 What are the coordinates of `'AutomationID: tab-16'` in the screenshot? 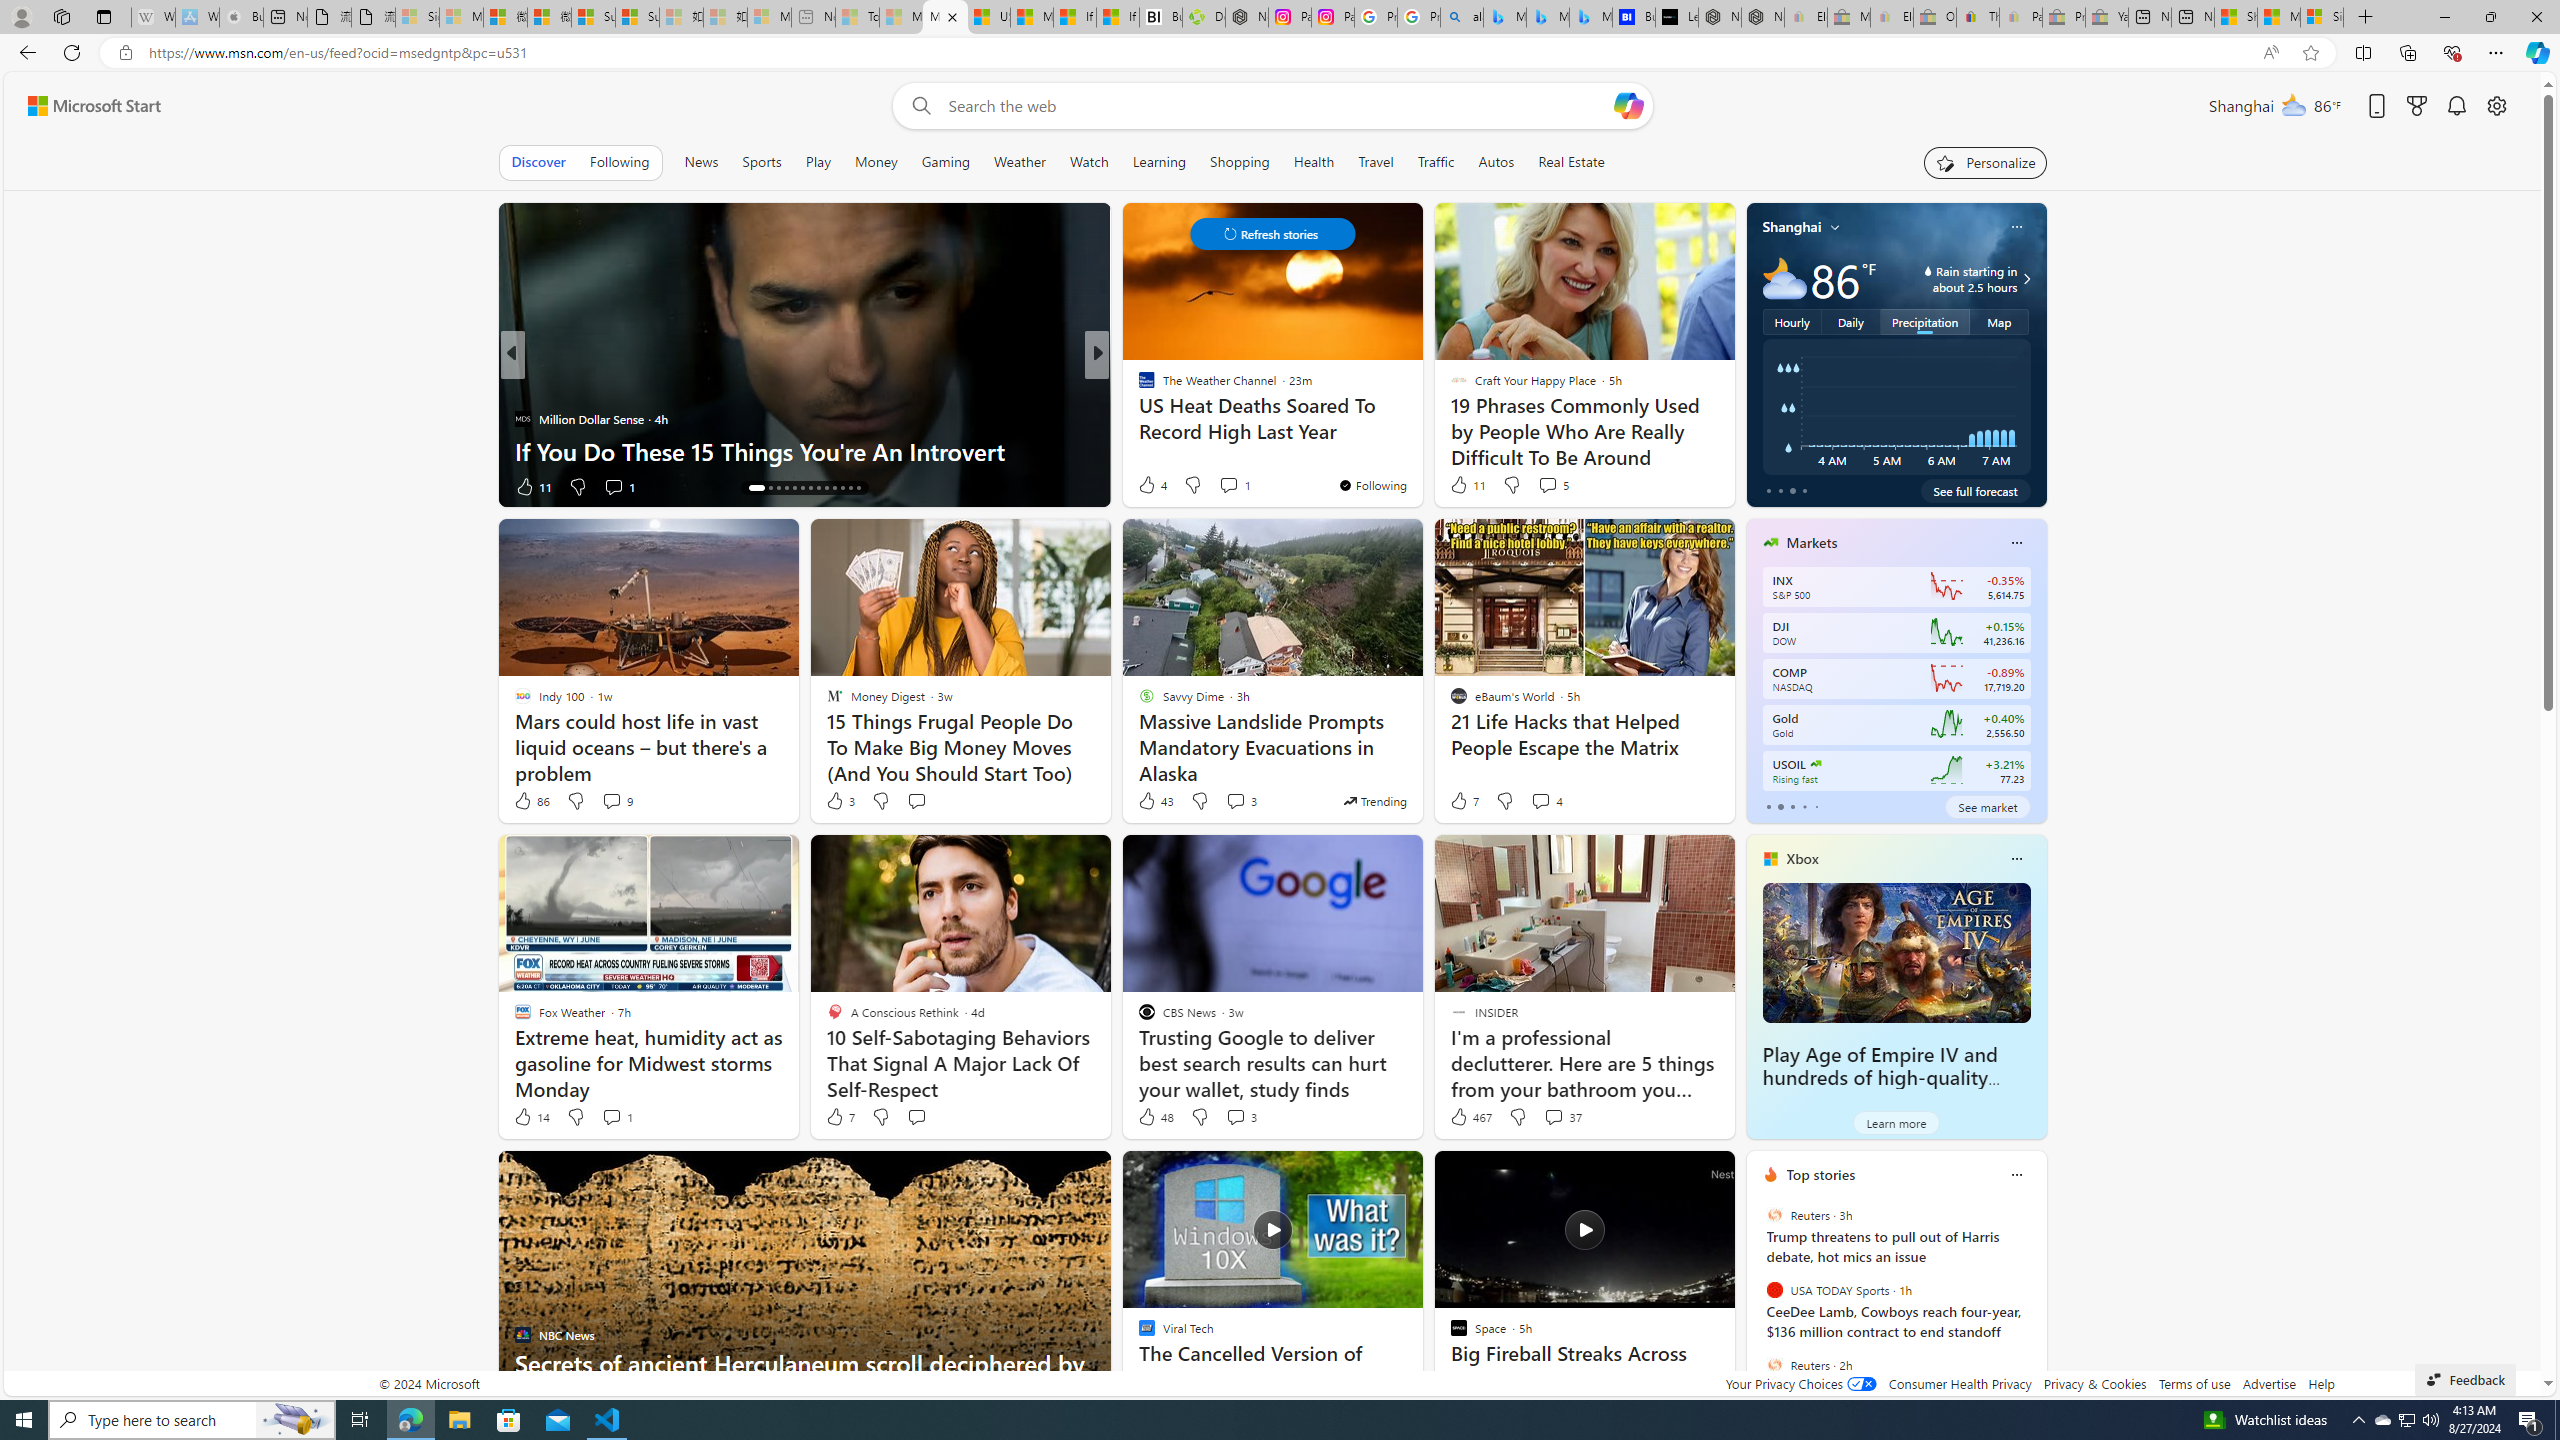 It's located at (778, 487).